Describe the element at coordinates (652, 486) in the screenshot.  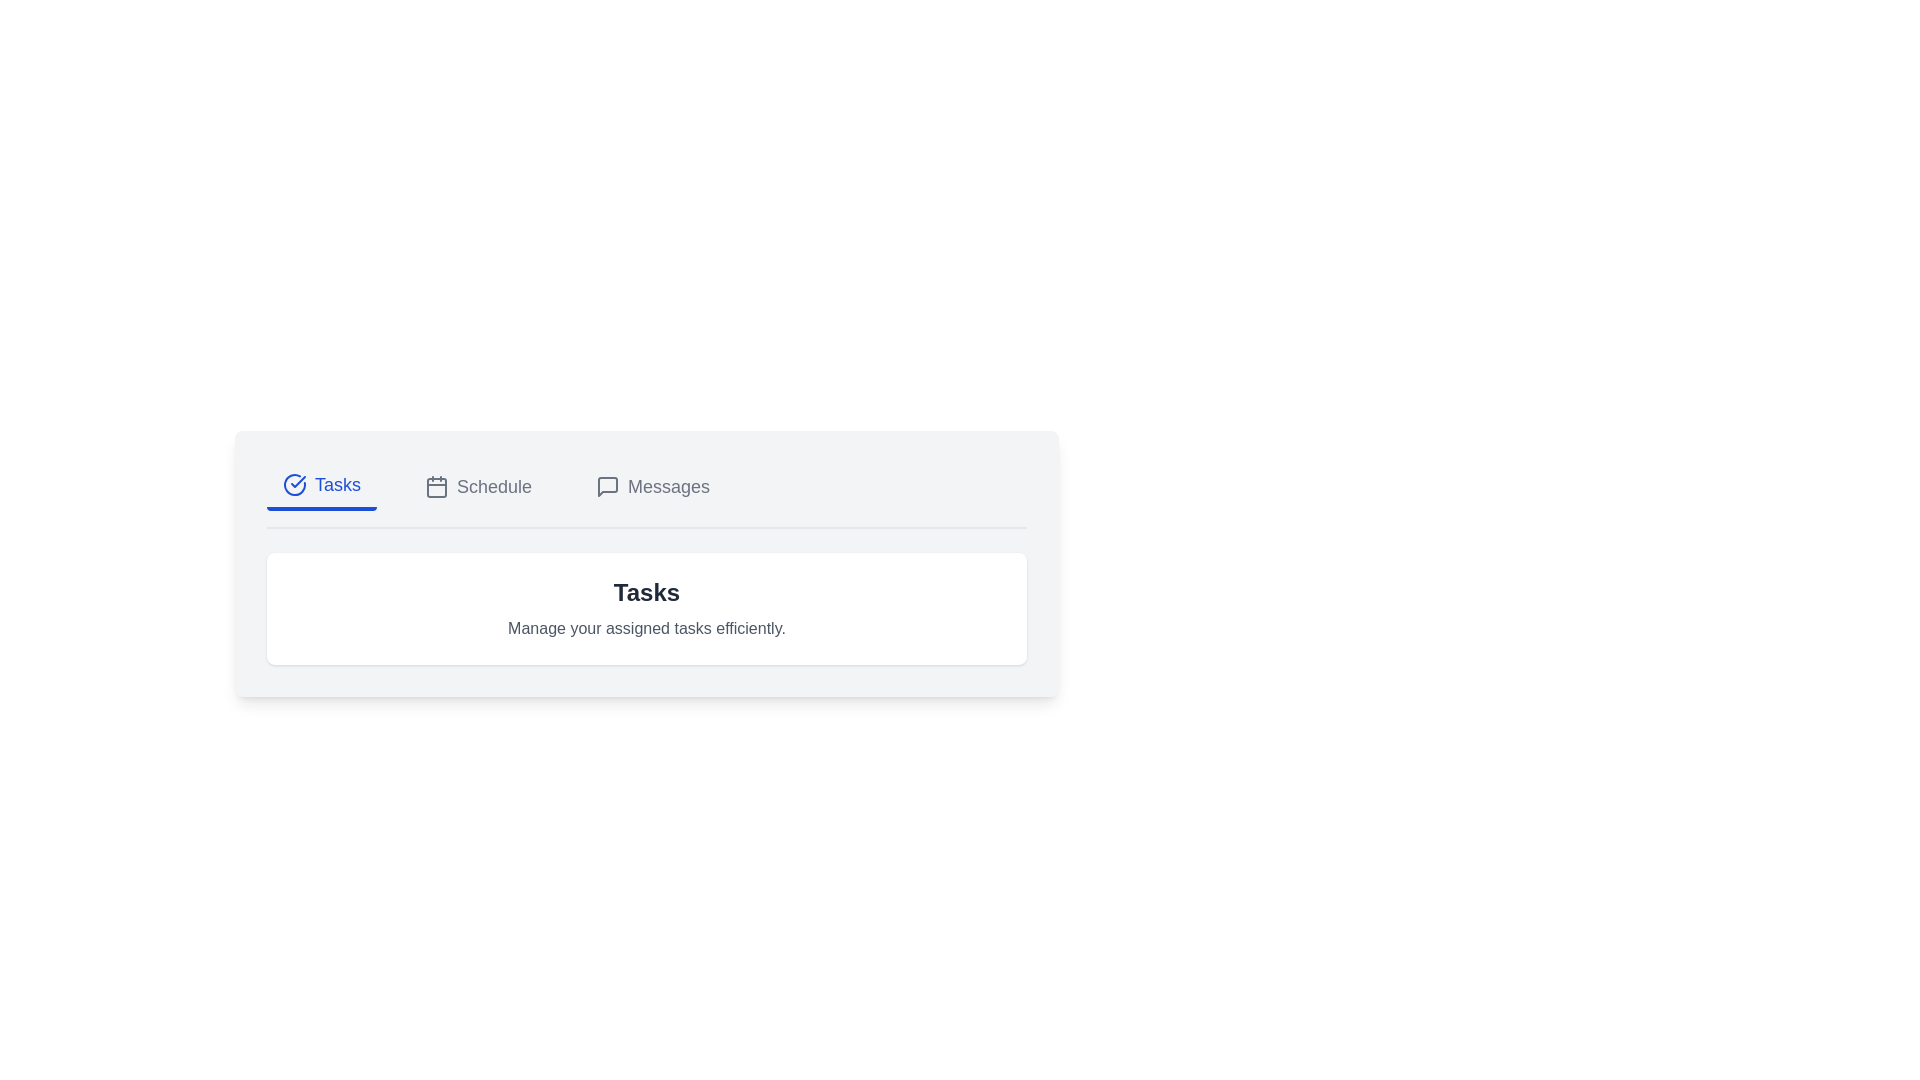
I see `the Messages tab` at that location.